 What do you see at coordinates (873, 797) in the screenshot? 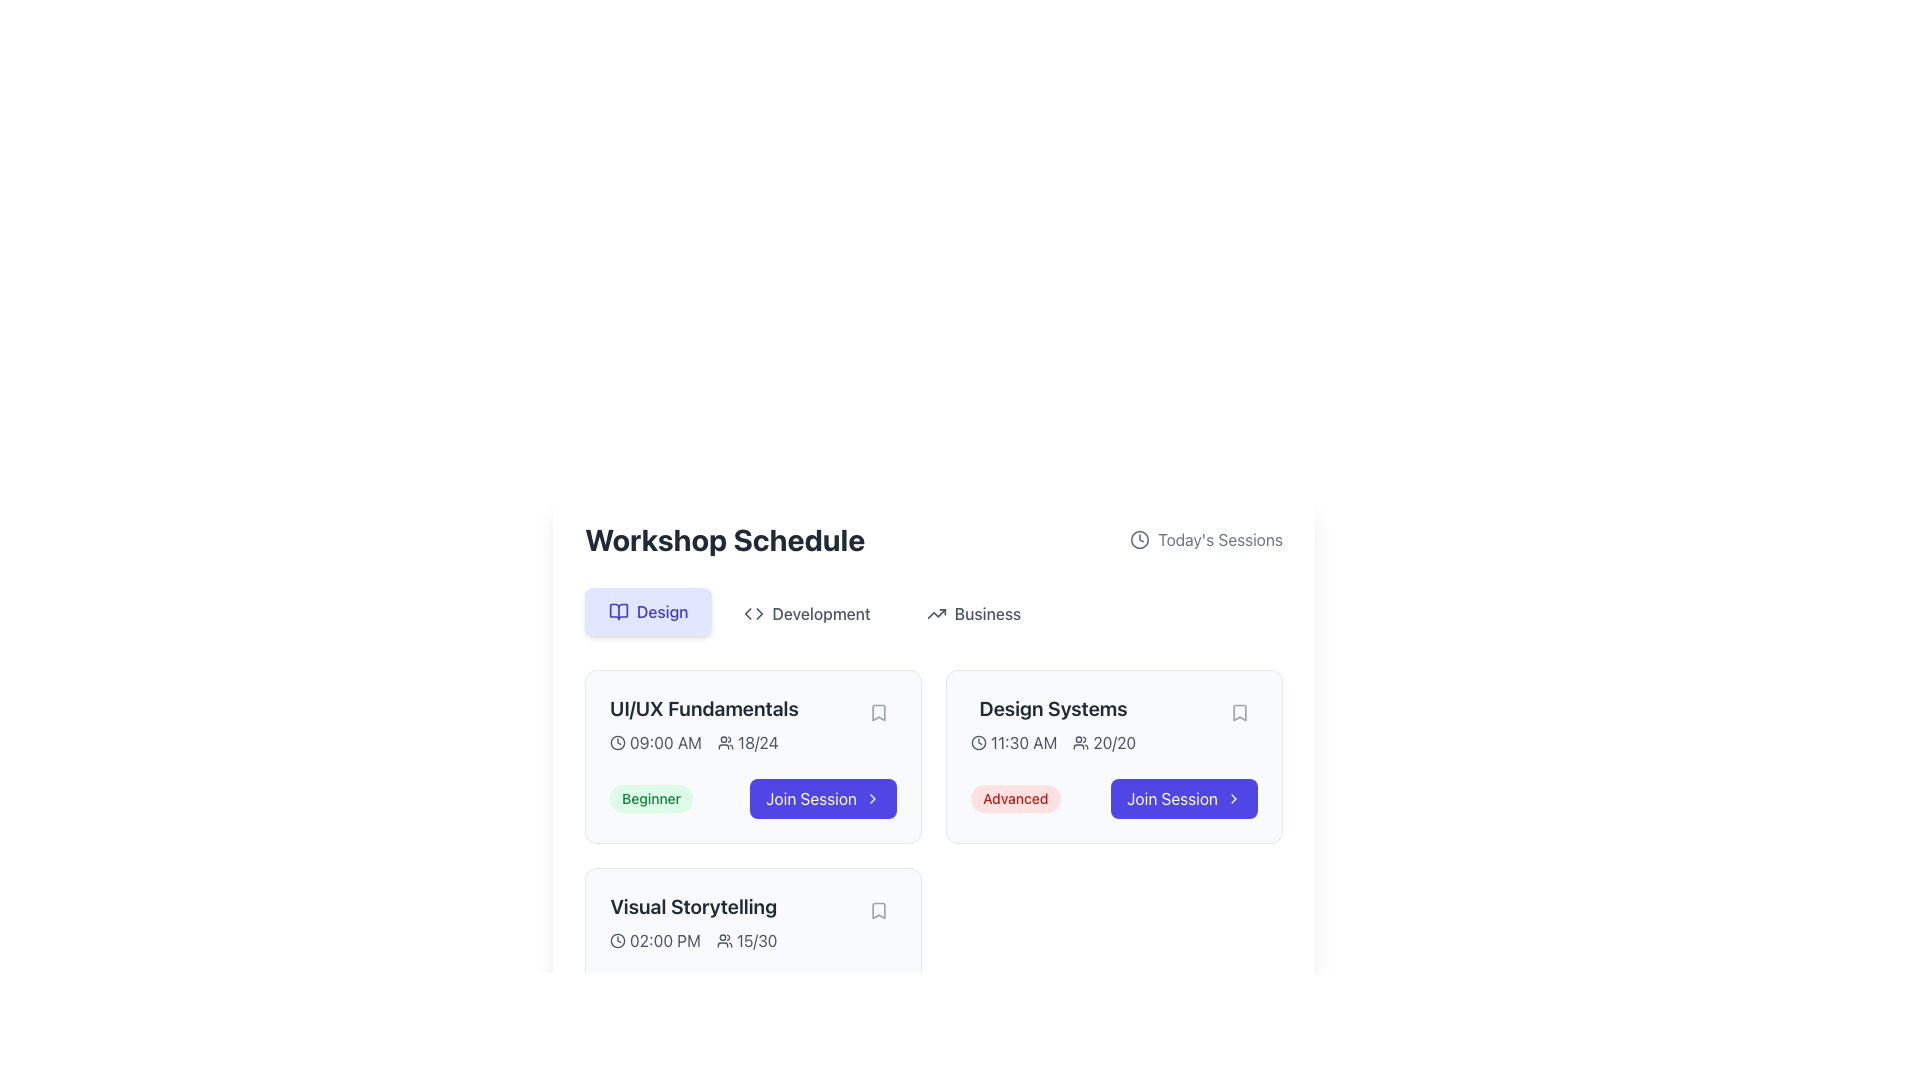
I see `the forward progression icon located at the far right end of the 'Join Session' button on the 'Design Systems' card` at bounding box center [873, 797].